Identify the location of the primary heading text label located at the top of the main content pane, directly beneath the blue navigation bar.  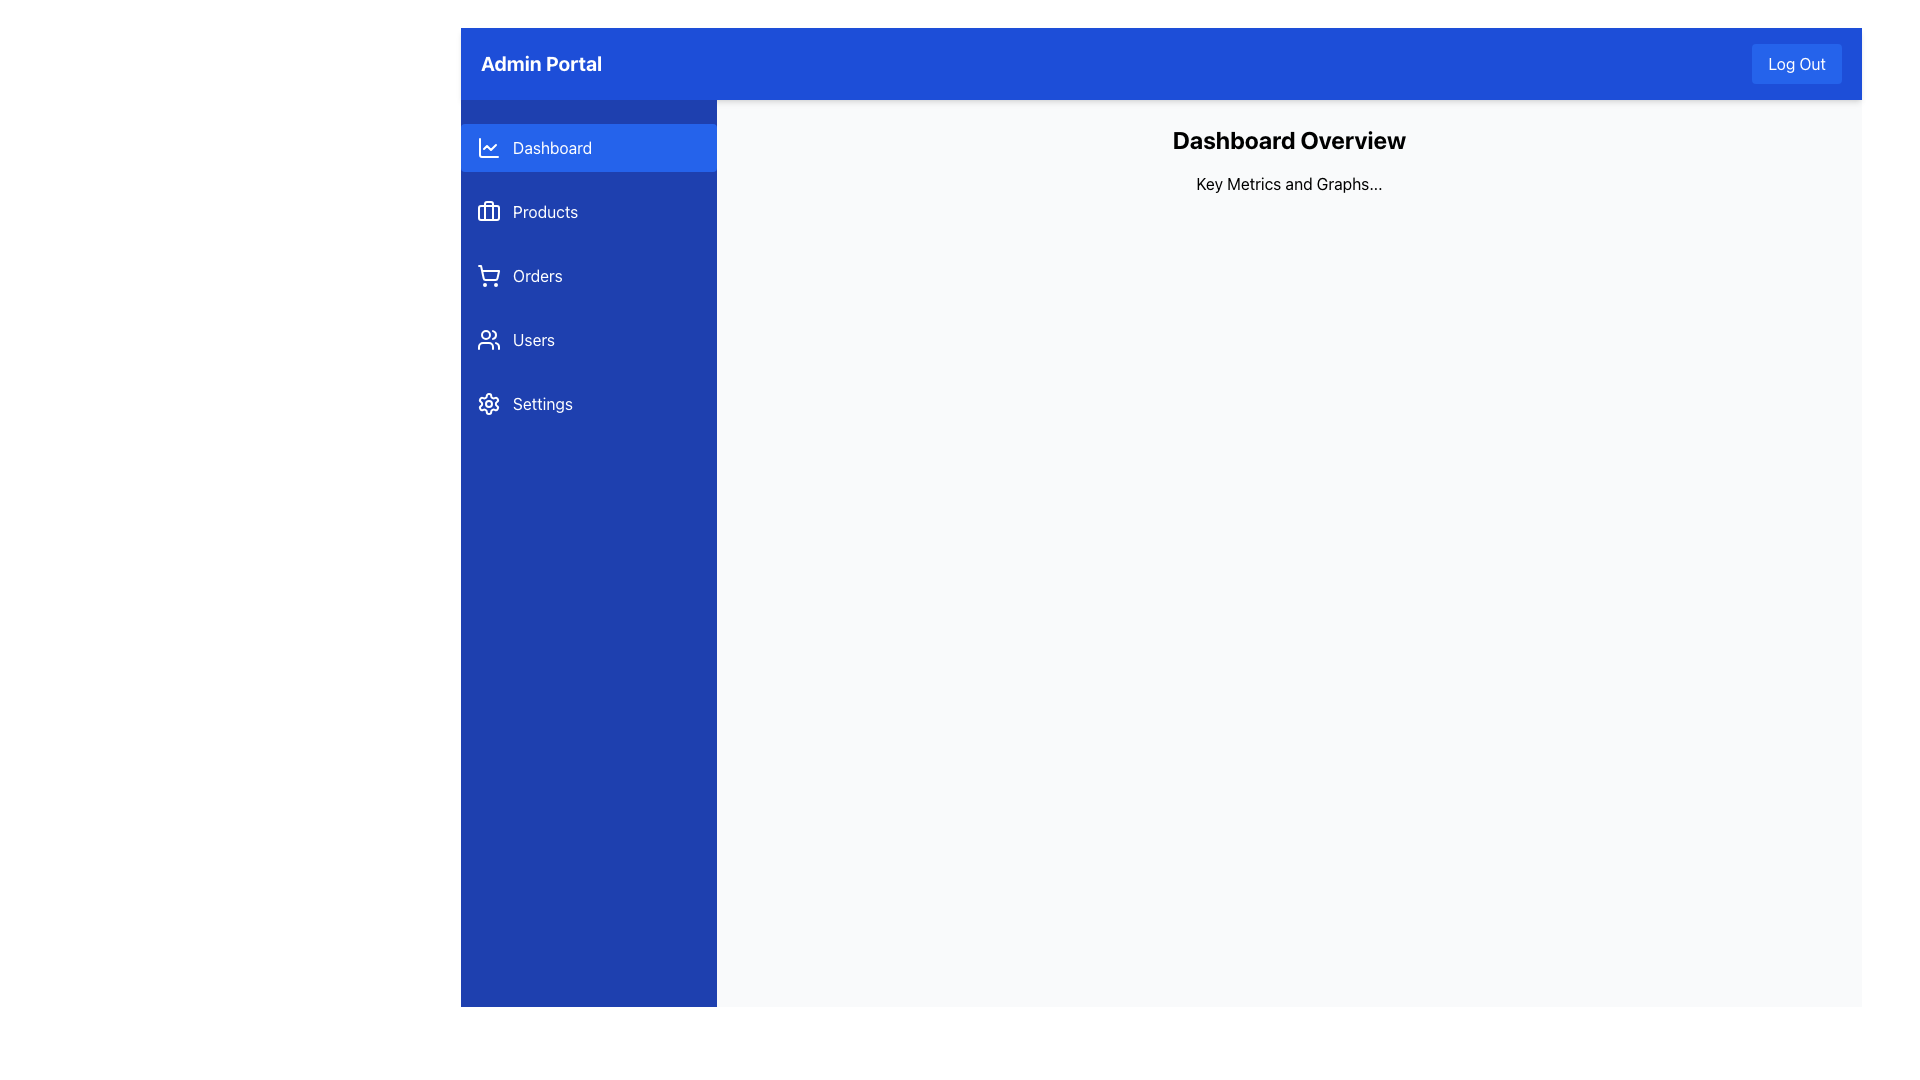
(1289, 138).